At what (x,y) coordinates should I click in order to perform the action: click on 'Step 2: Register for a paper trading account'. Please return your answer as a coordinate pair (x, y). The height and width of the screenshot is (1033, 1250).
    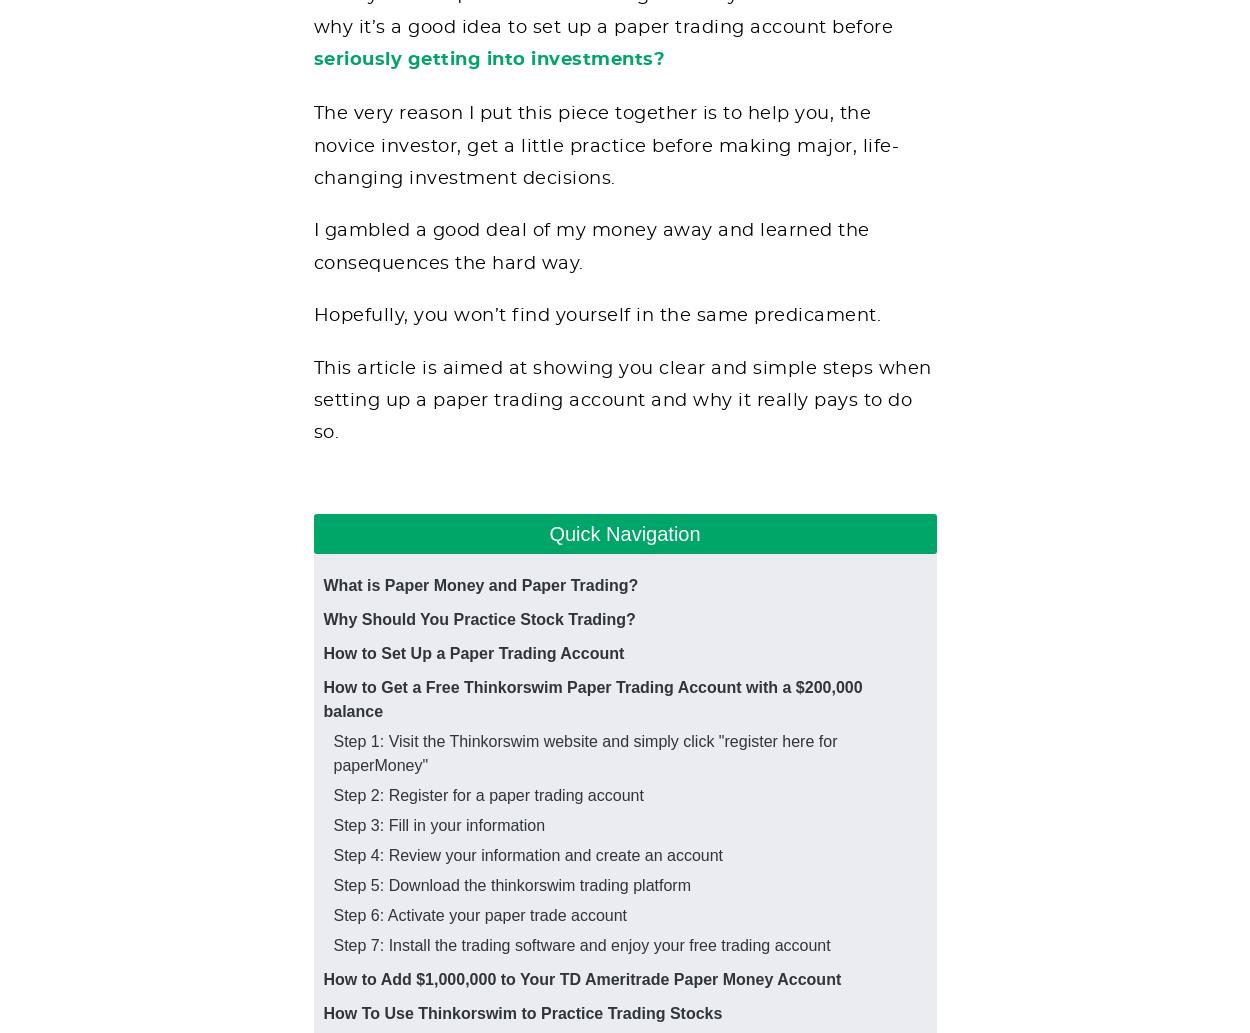
    Looking at the image, I should click on (487, 794).